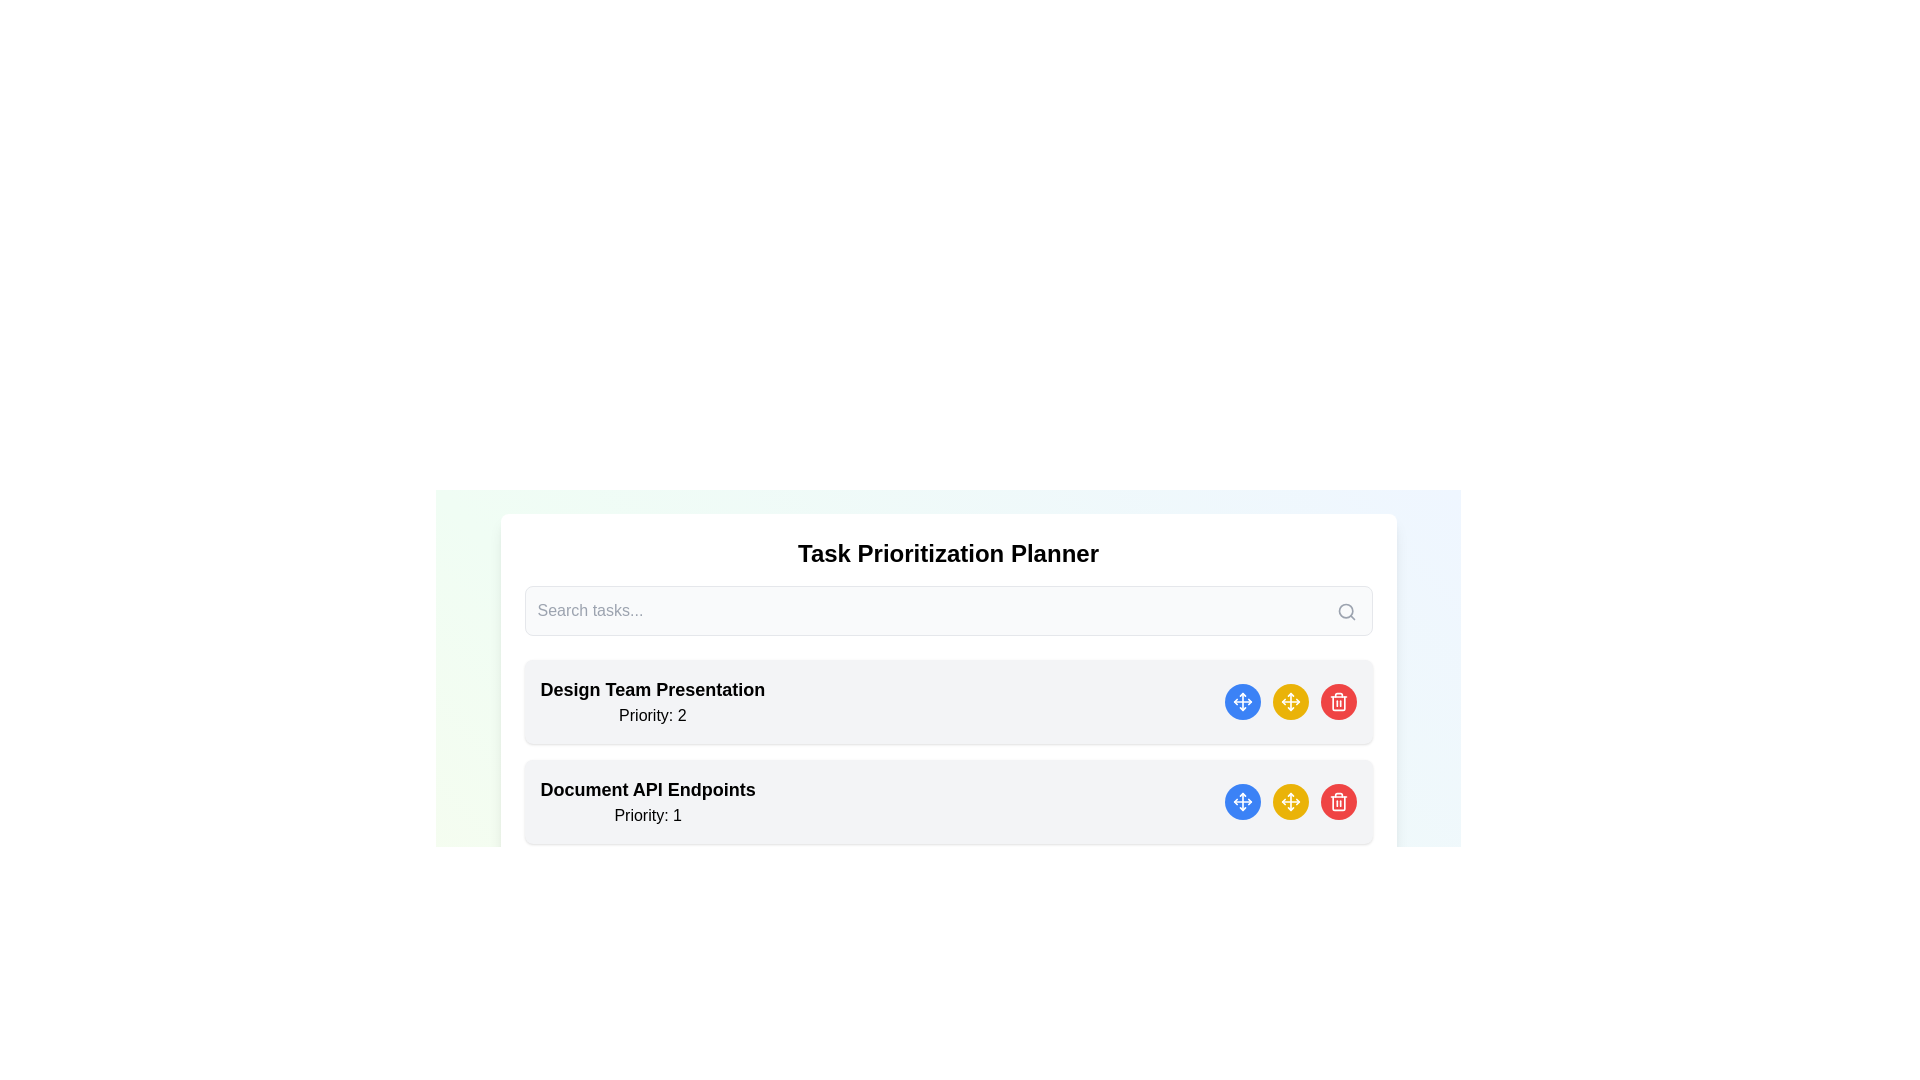 This screenshot has width=1920, height=1080. Describe the element at coordinates (1241, 701) in the screenshot. I see `the directional cross icon button against a blue circular background located in the action buttons area to the far right of the task titled 'Design Team Presentation' in the task list` at that location.